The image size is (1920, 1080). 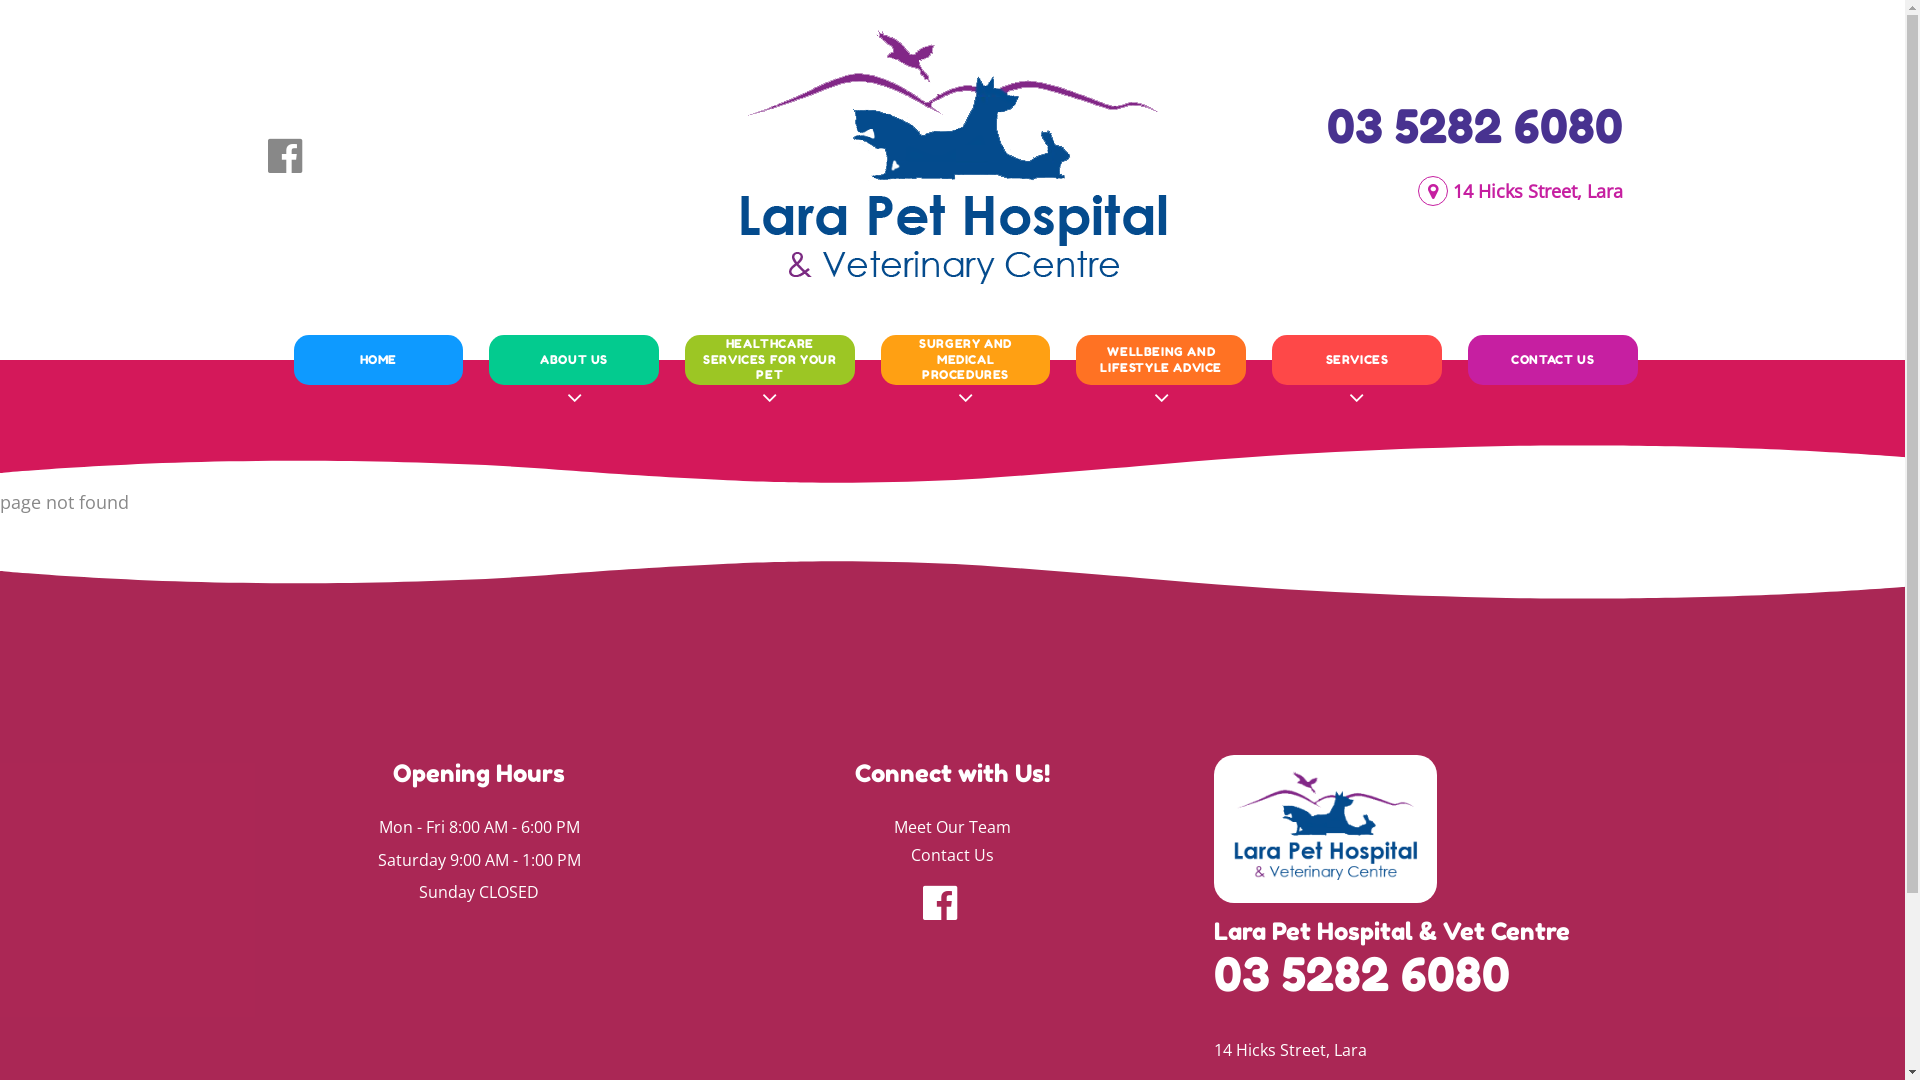 I want to click on 'ABOUT US', so click(x=573, y=357).